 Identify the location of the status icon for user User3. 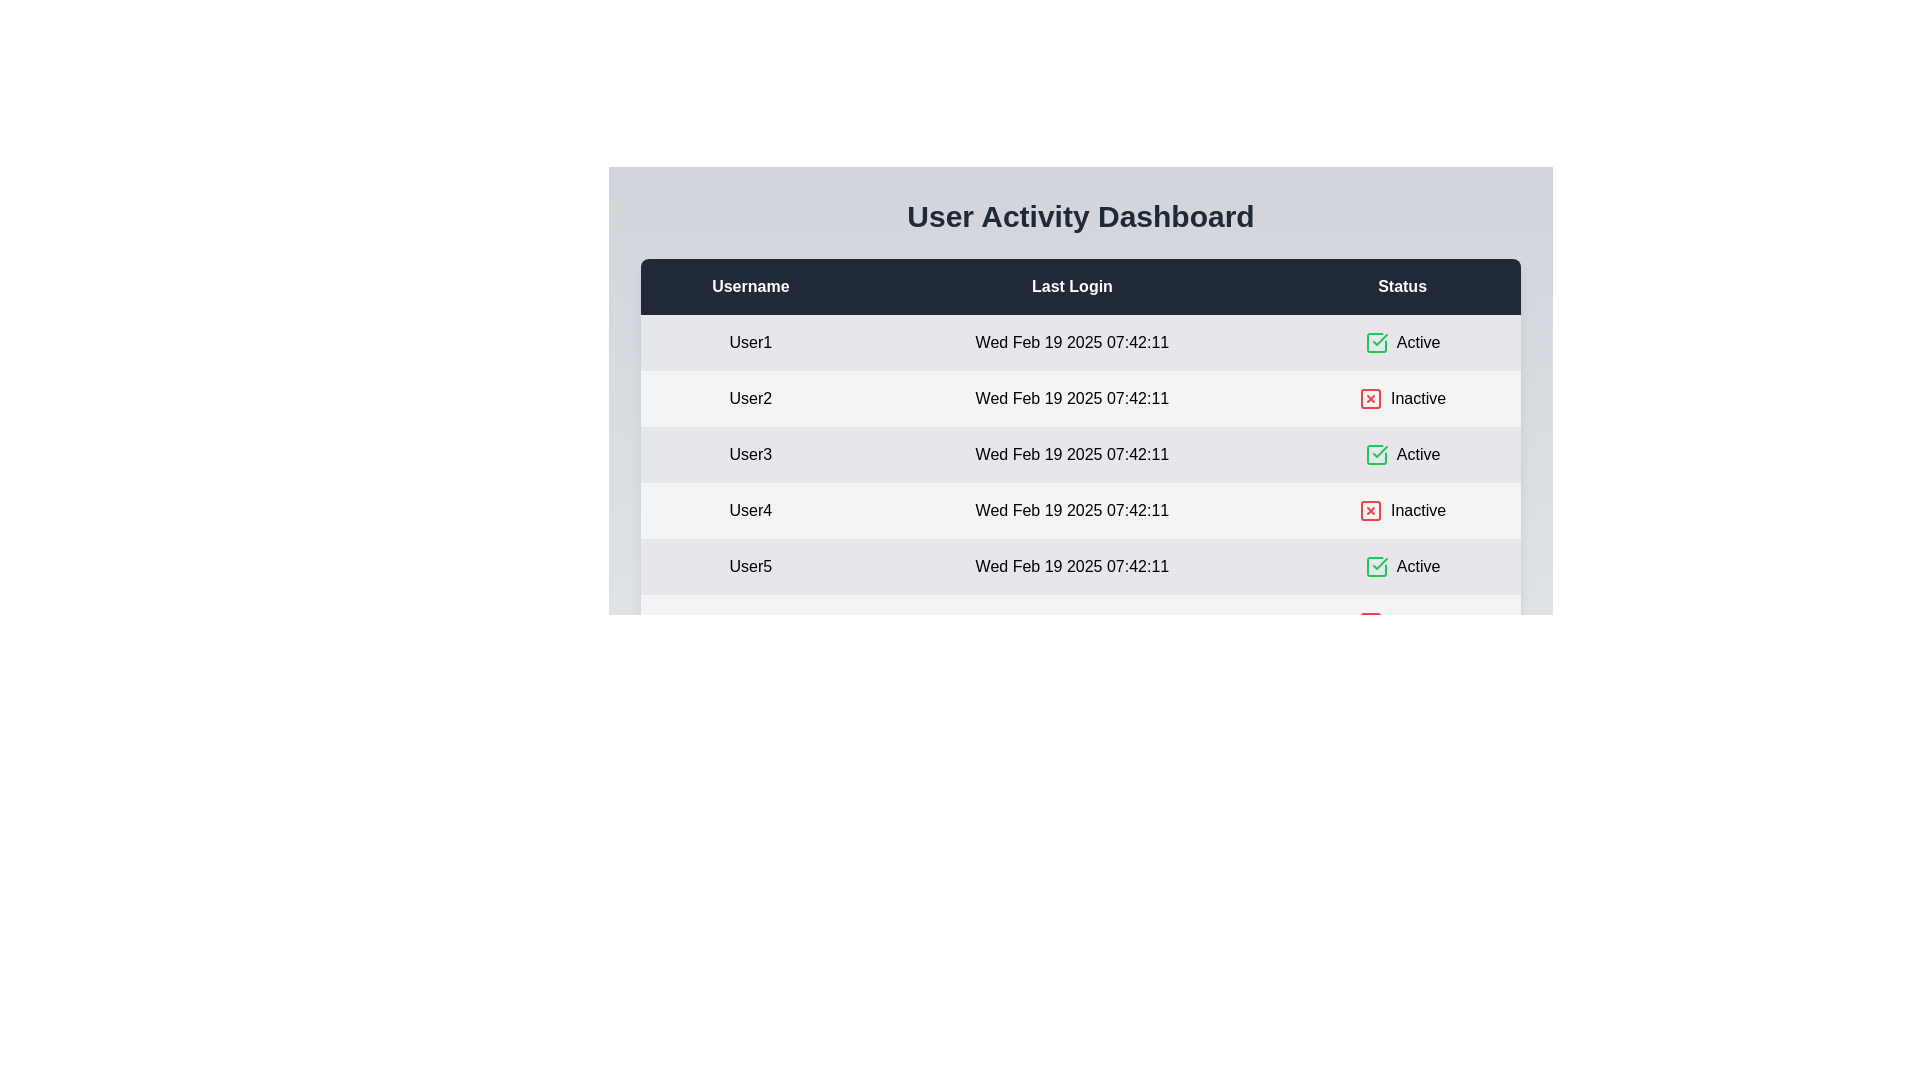
(1375, 455).